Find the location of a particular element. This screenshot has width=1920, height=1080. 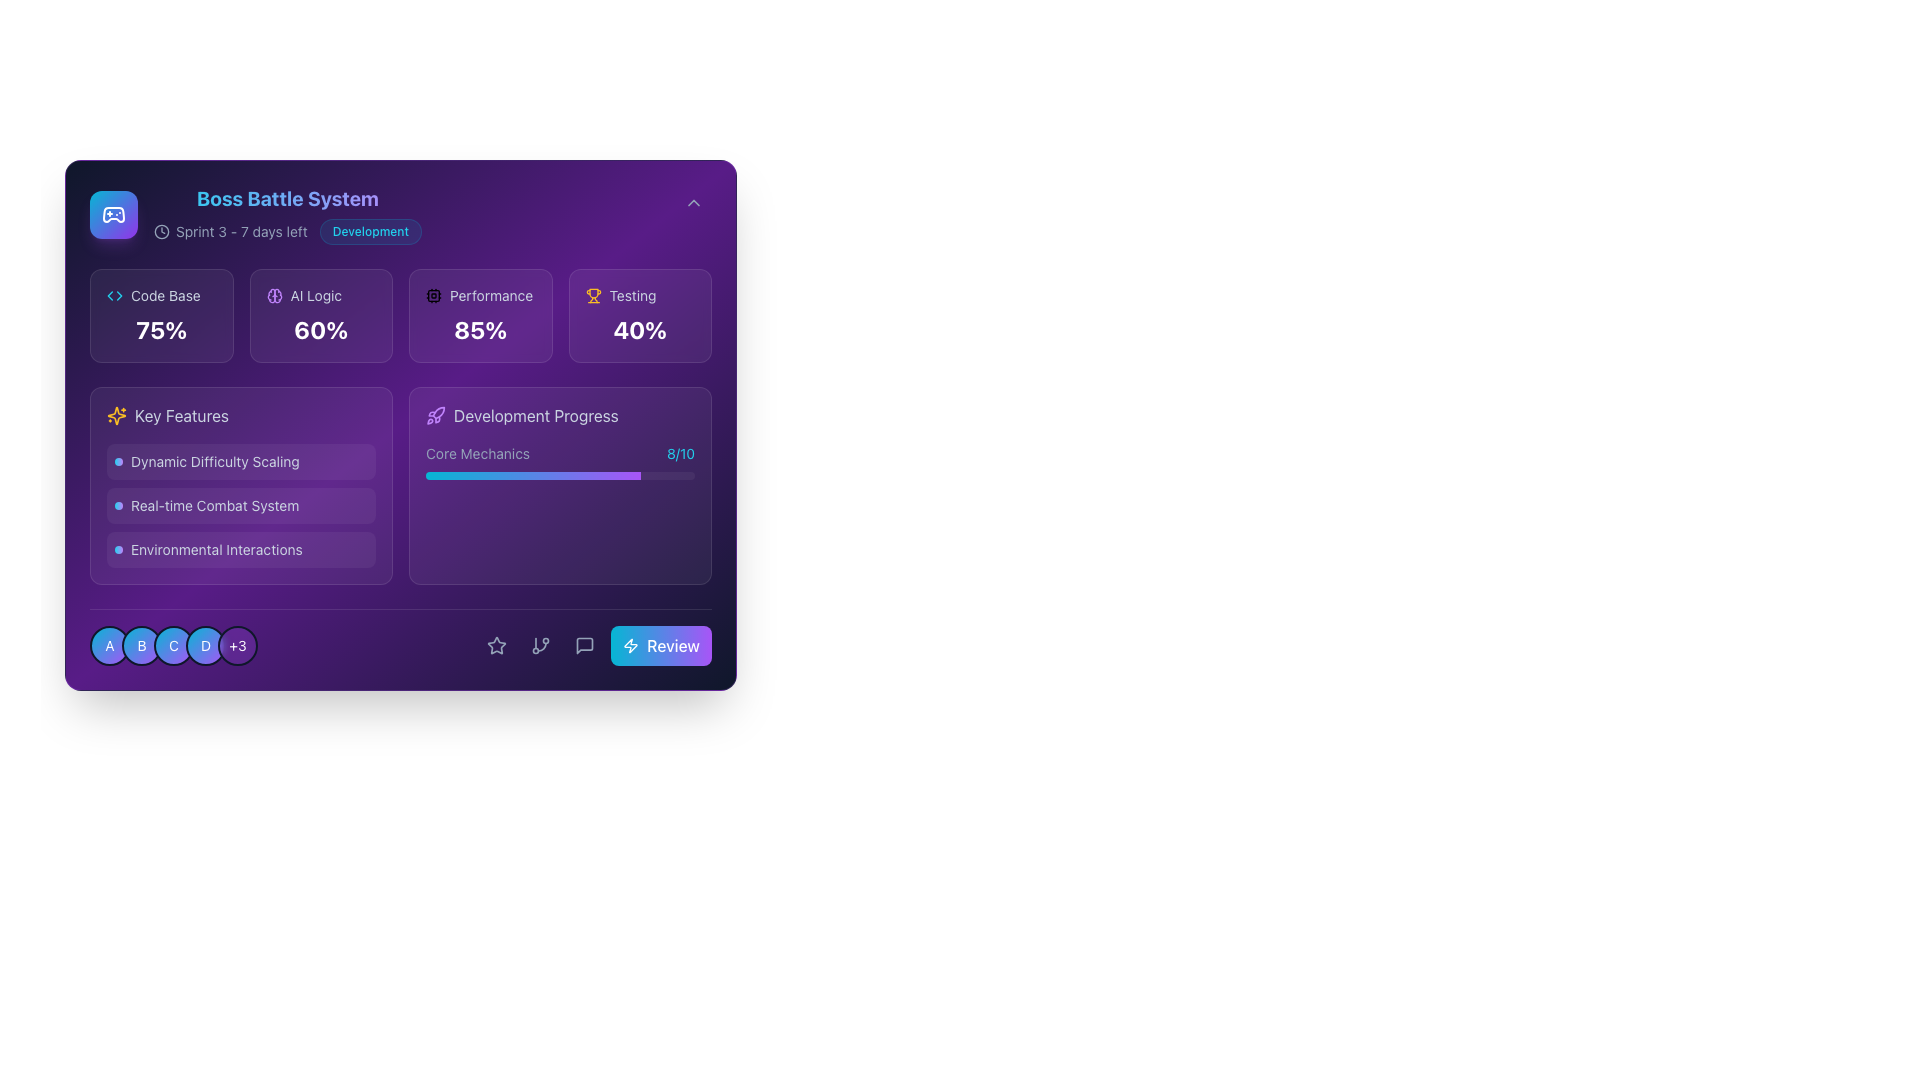

the text displayed by the Text Label showing 'Testing' in light slate gray color, which is positioned to the right of a trophy icon is located at coordinates (632, 296).